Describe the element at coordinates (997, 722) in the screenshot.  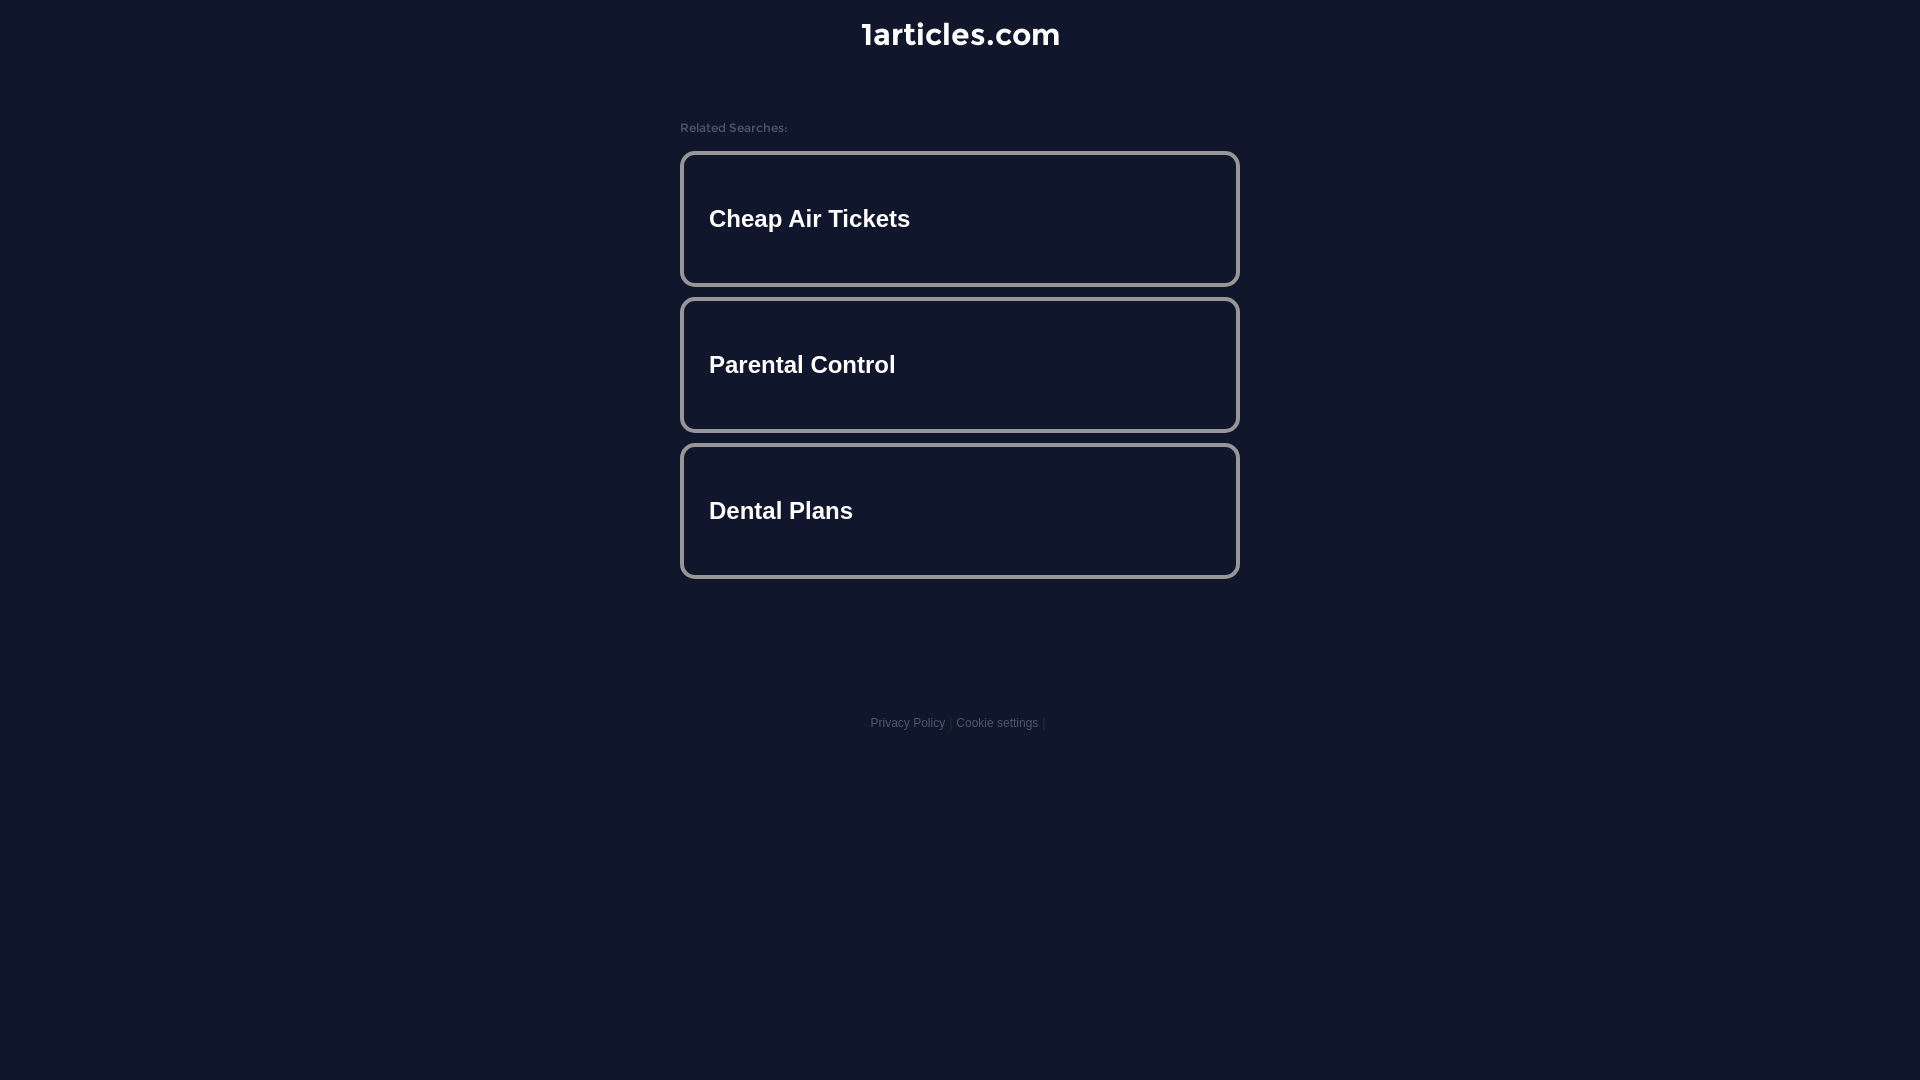
I see `'Cookie settings'` at that location.